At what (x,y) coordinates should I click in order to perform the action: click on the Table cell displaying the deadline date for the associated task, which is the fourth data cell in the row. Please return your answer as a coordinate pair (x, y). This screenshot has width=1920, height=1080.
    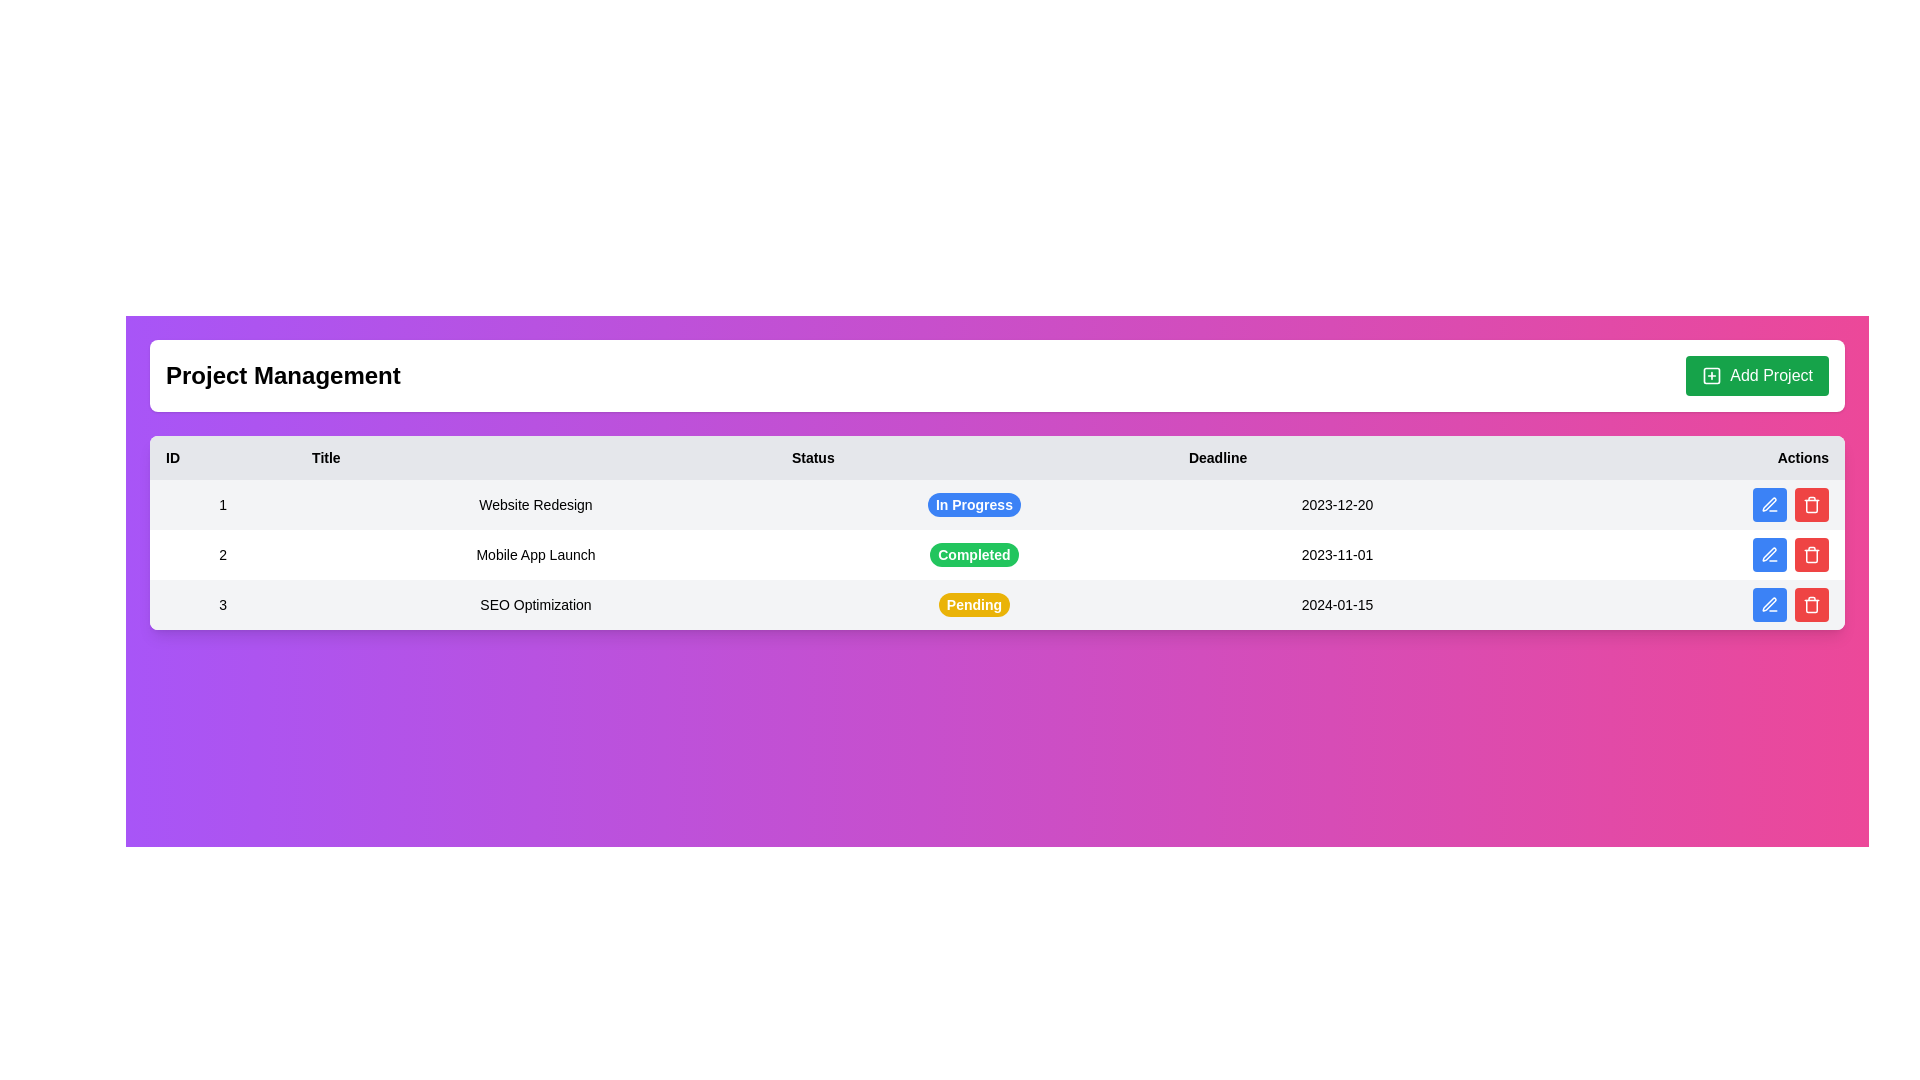
    Looking at the image, I should click on (1337, 555).